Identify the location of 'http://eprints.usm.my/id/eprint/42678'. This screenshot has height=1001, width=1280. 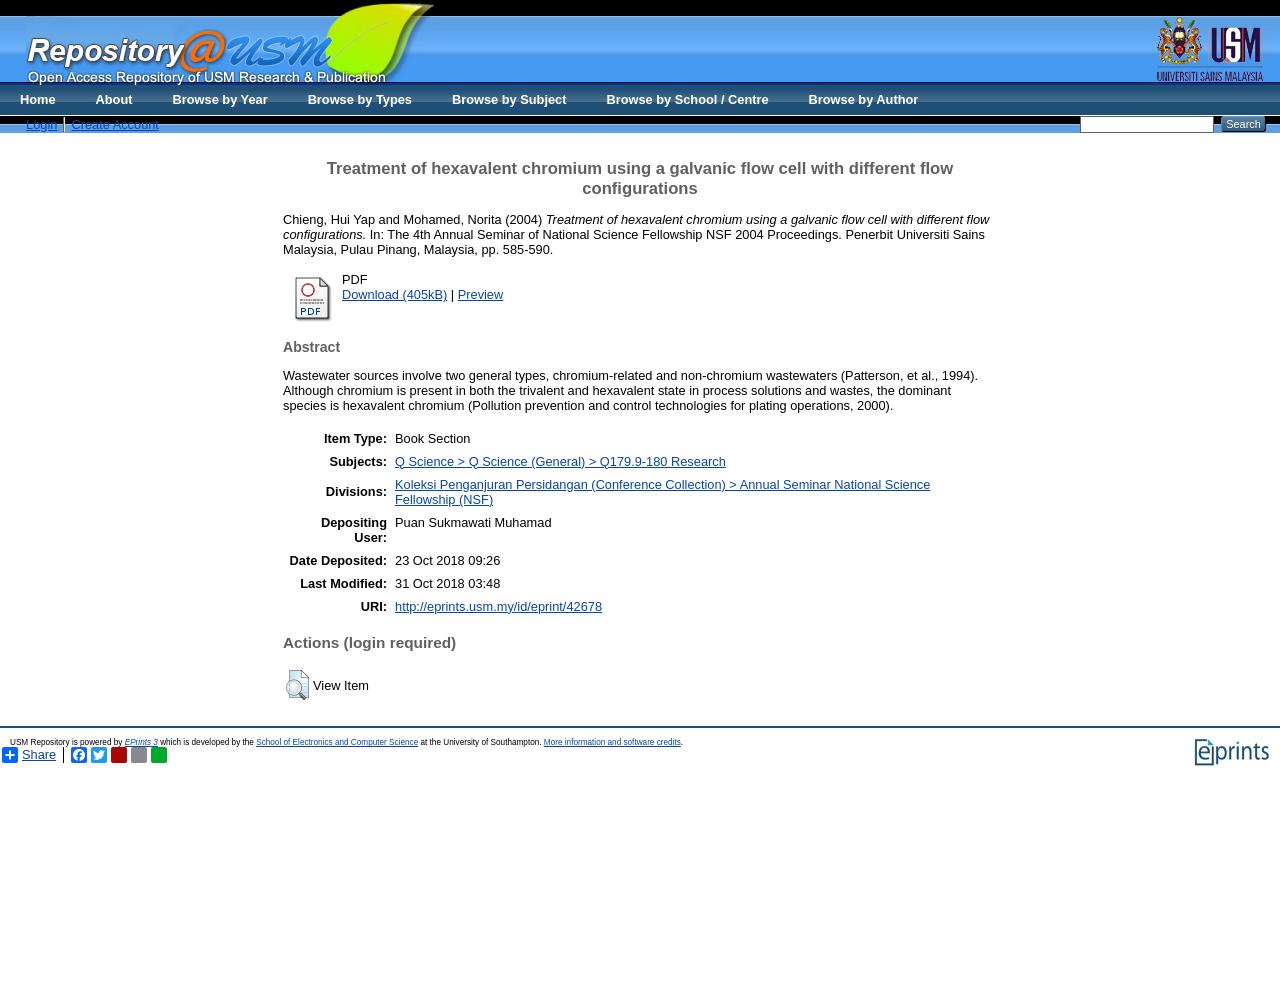
(498, 605).